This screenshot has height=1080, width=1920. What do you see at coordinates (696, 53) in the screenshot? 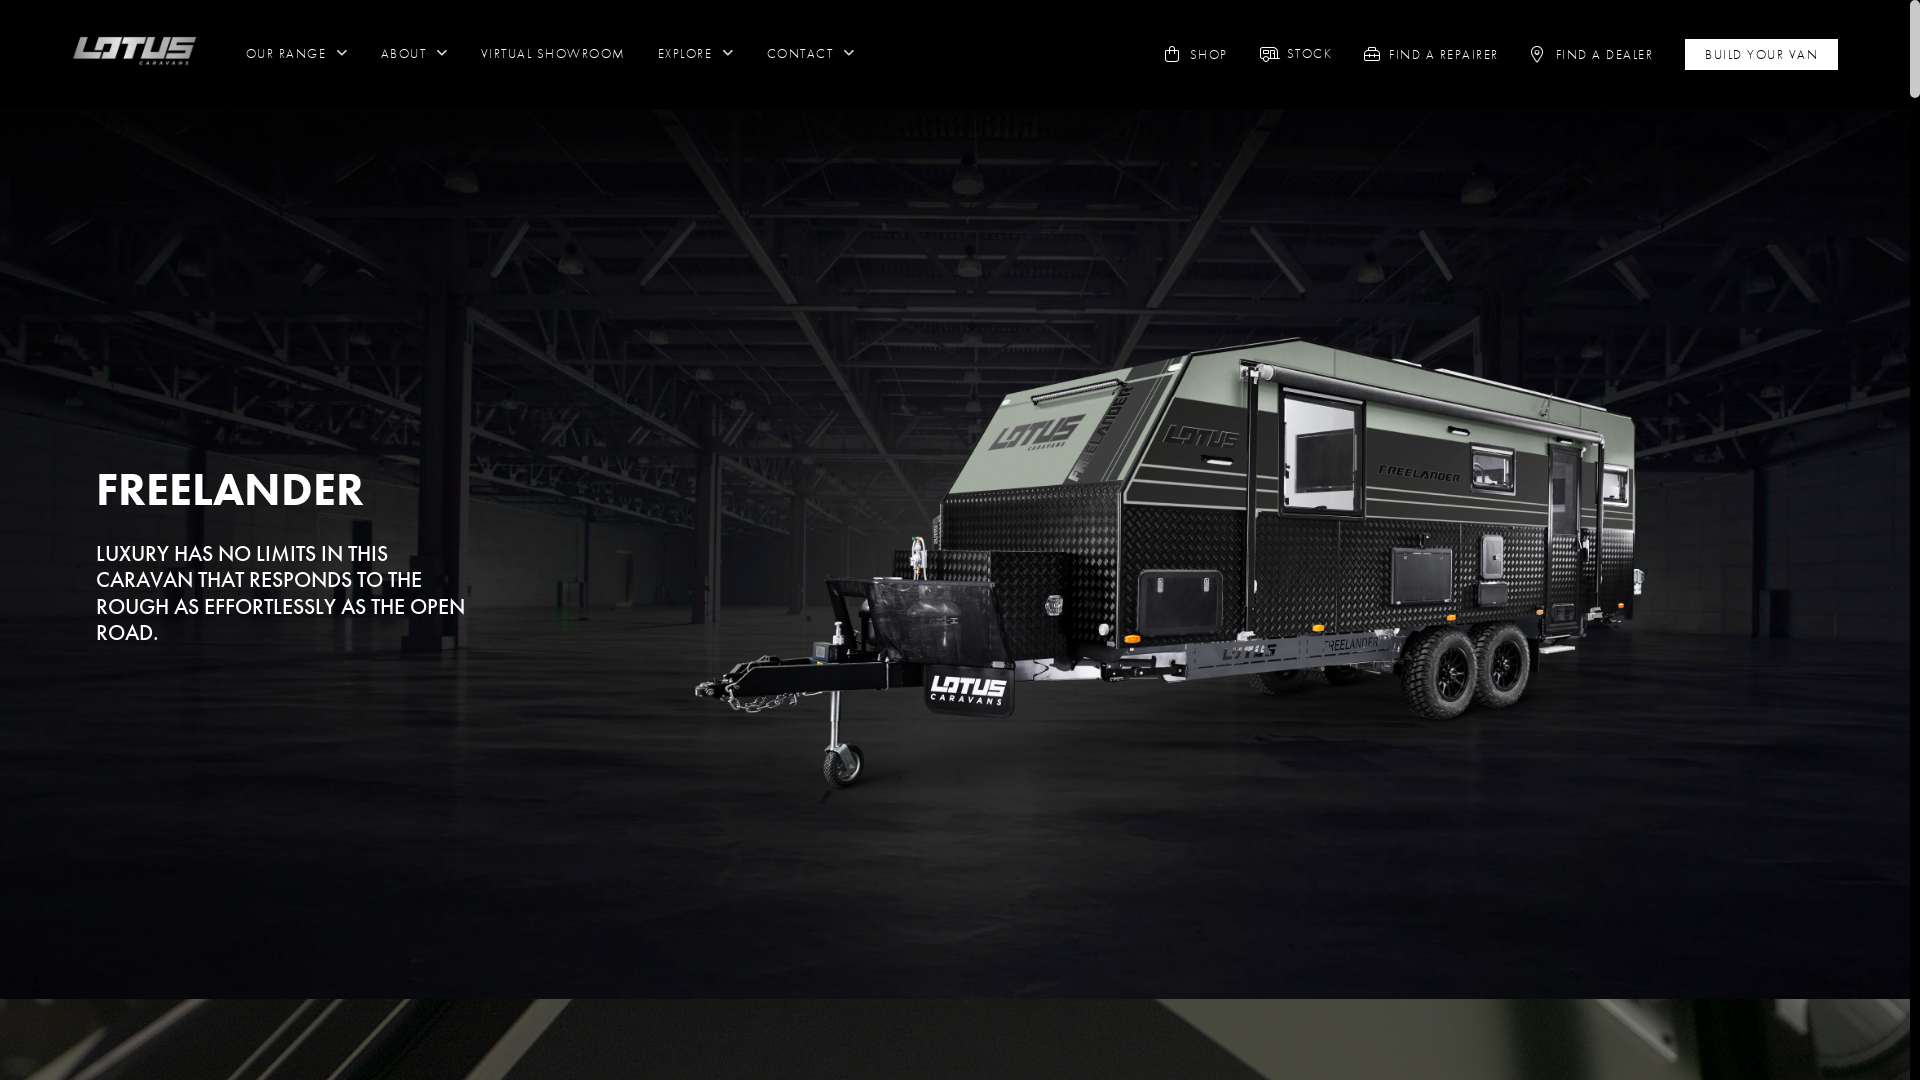
I see `'EXPLORE'` at bounding box center [696, 53].